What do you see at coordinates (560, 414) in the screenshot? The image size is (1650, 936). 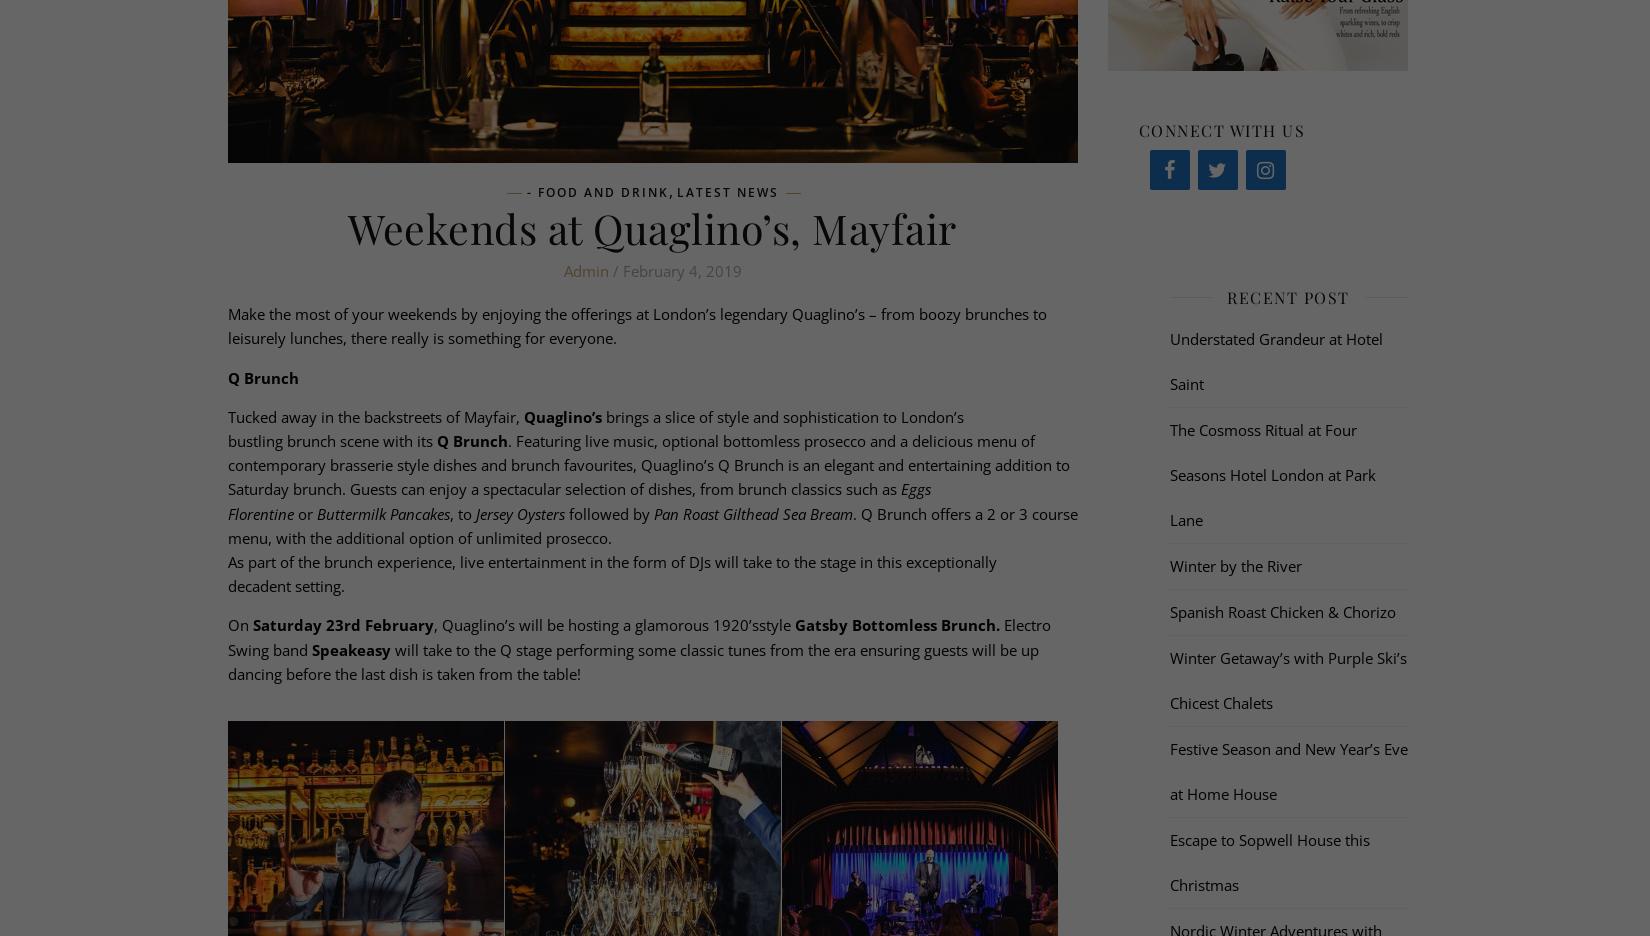 I see `'Quaglino’s'` at bounding box center [560, 414].